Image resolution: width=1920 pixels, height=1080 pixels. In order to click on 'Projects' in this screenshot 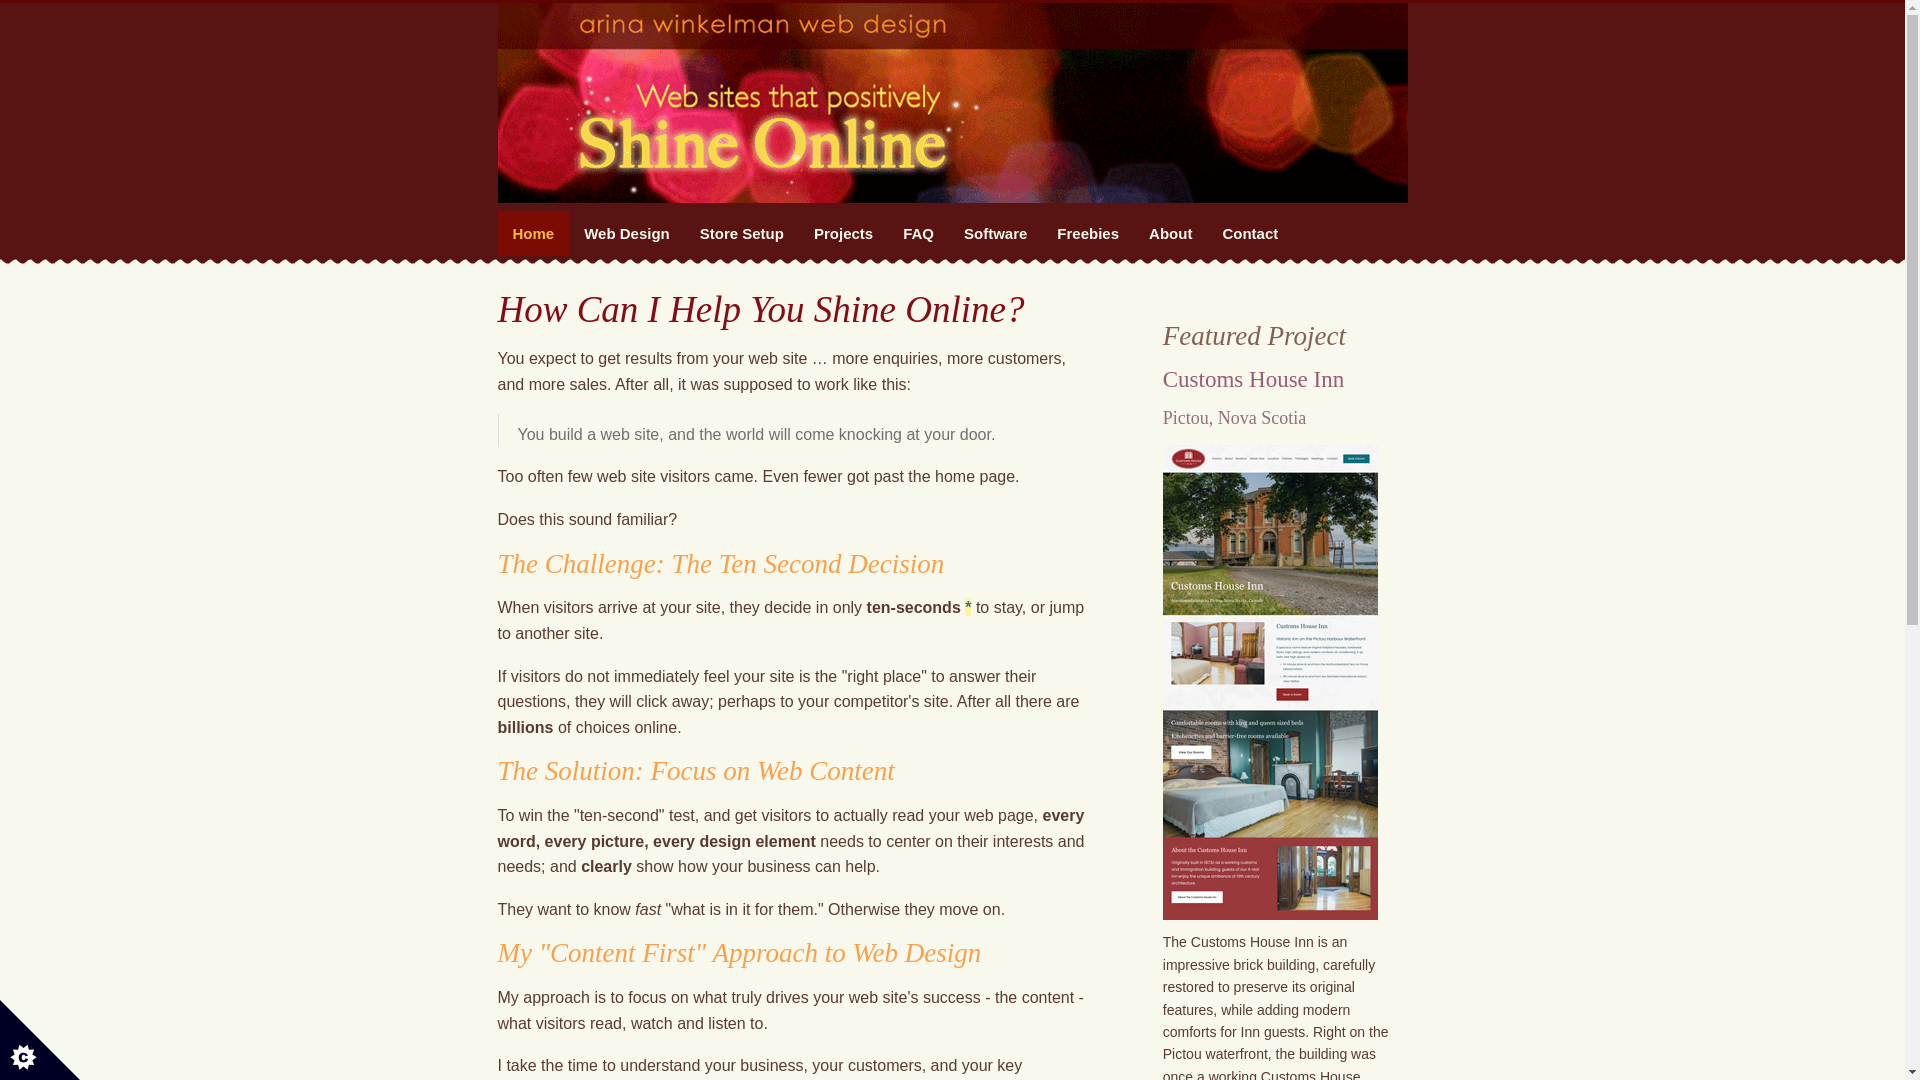, I will do `click(843, 232)`.